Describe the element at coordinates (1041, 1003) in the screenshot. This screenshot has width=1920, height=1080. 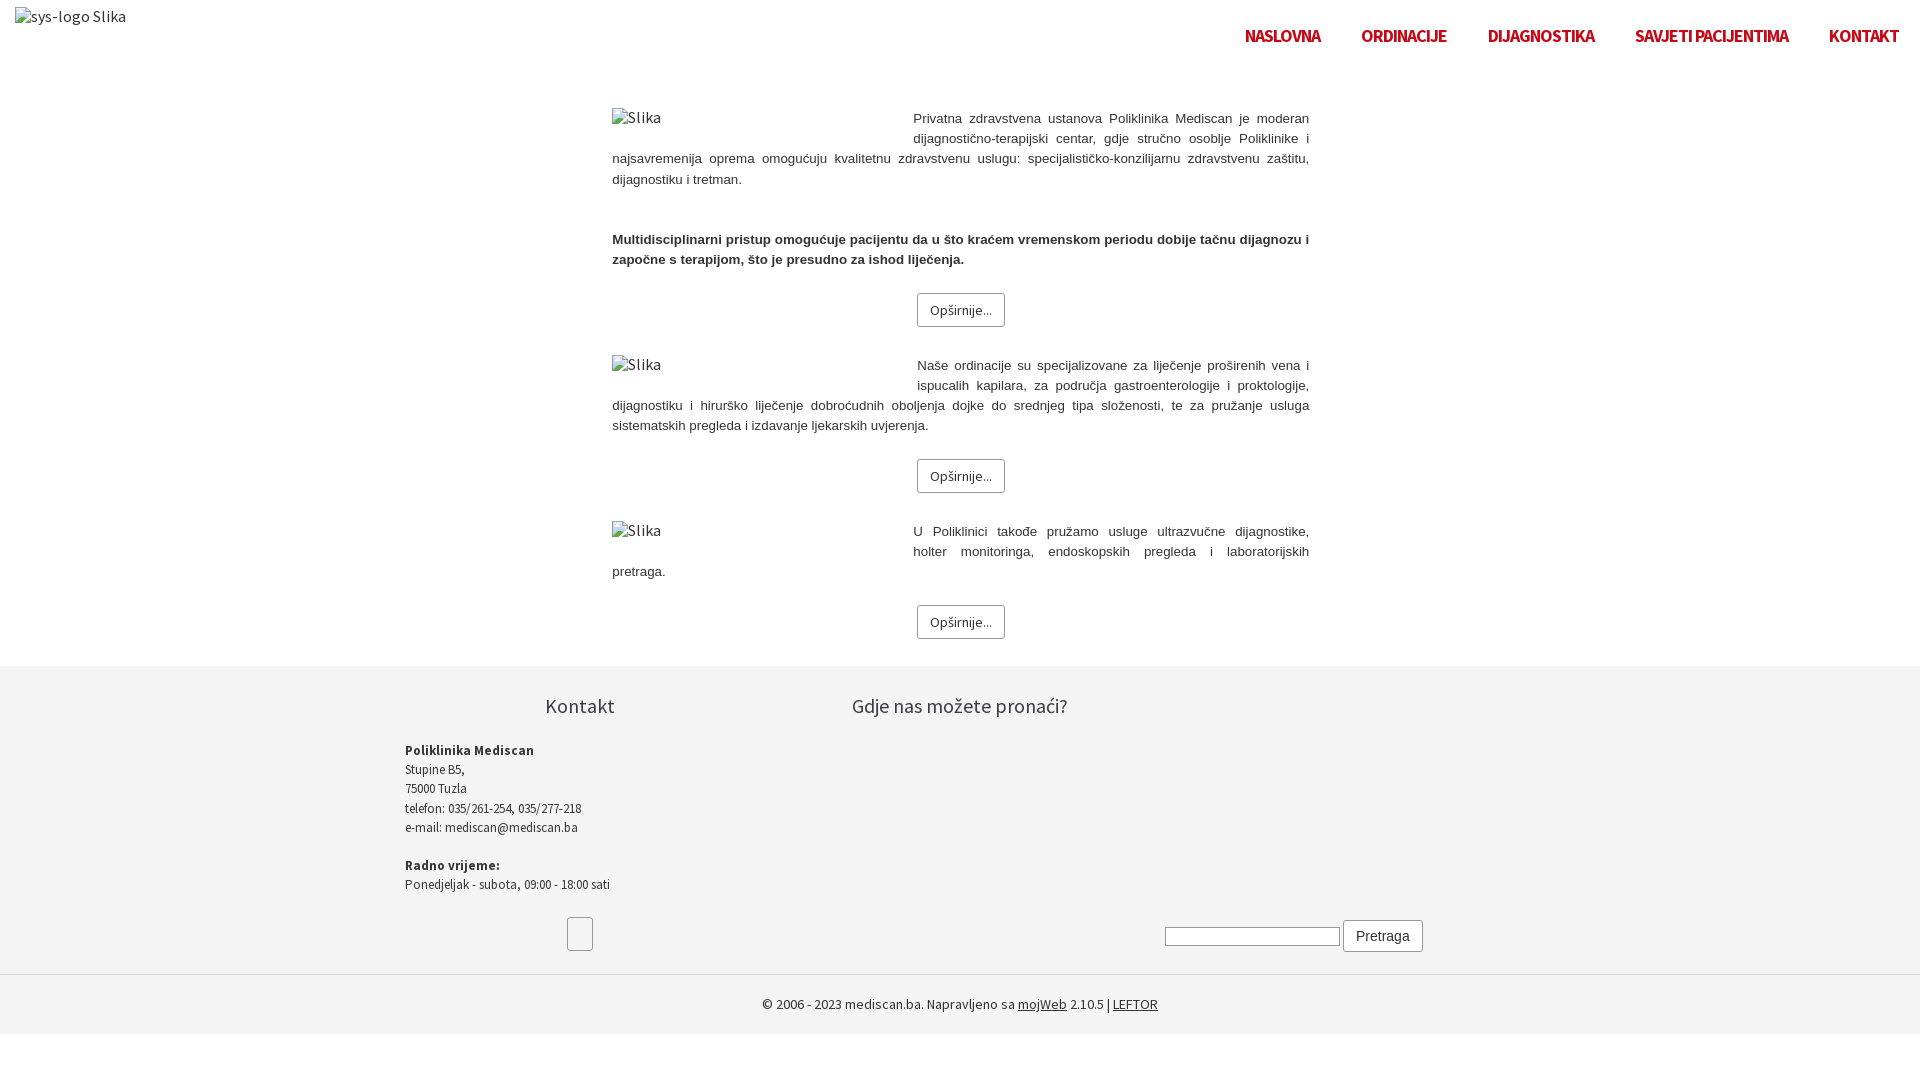
I see `'mojWeb'` at that location.